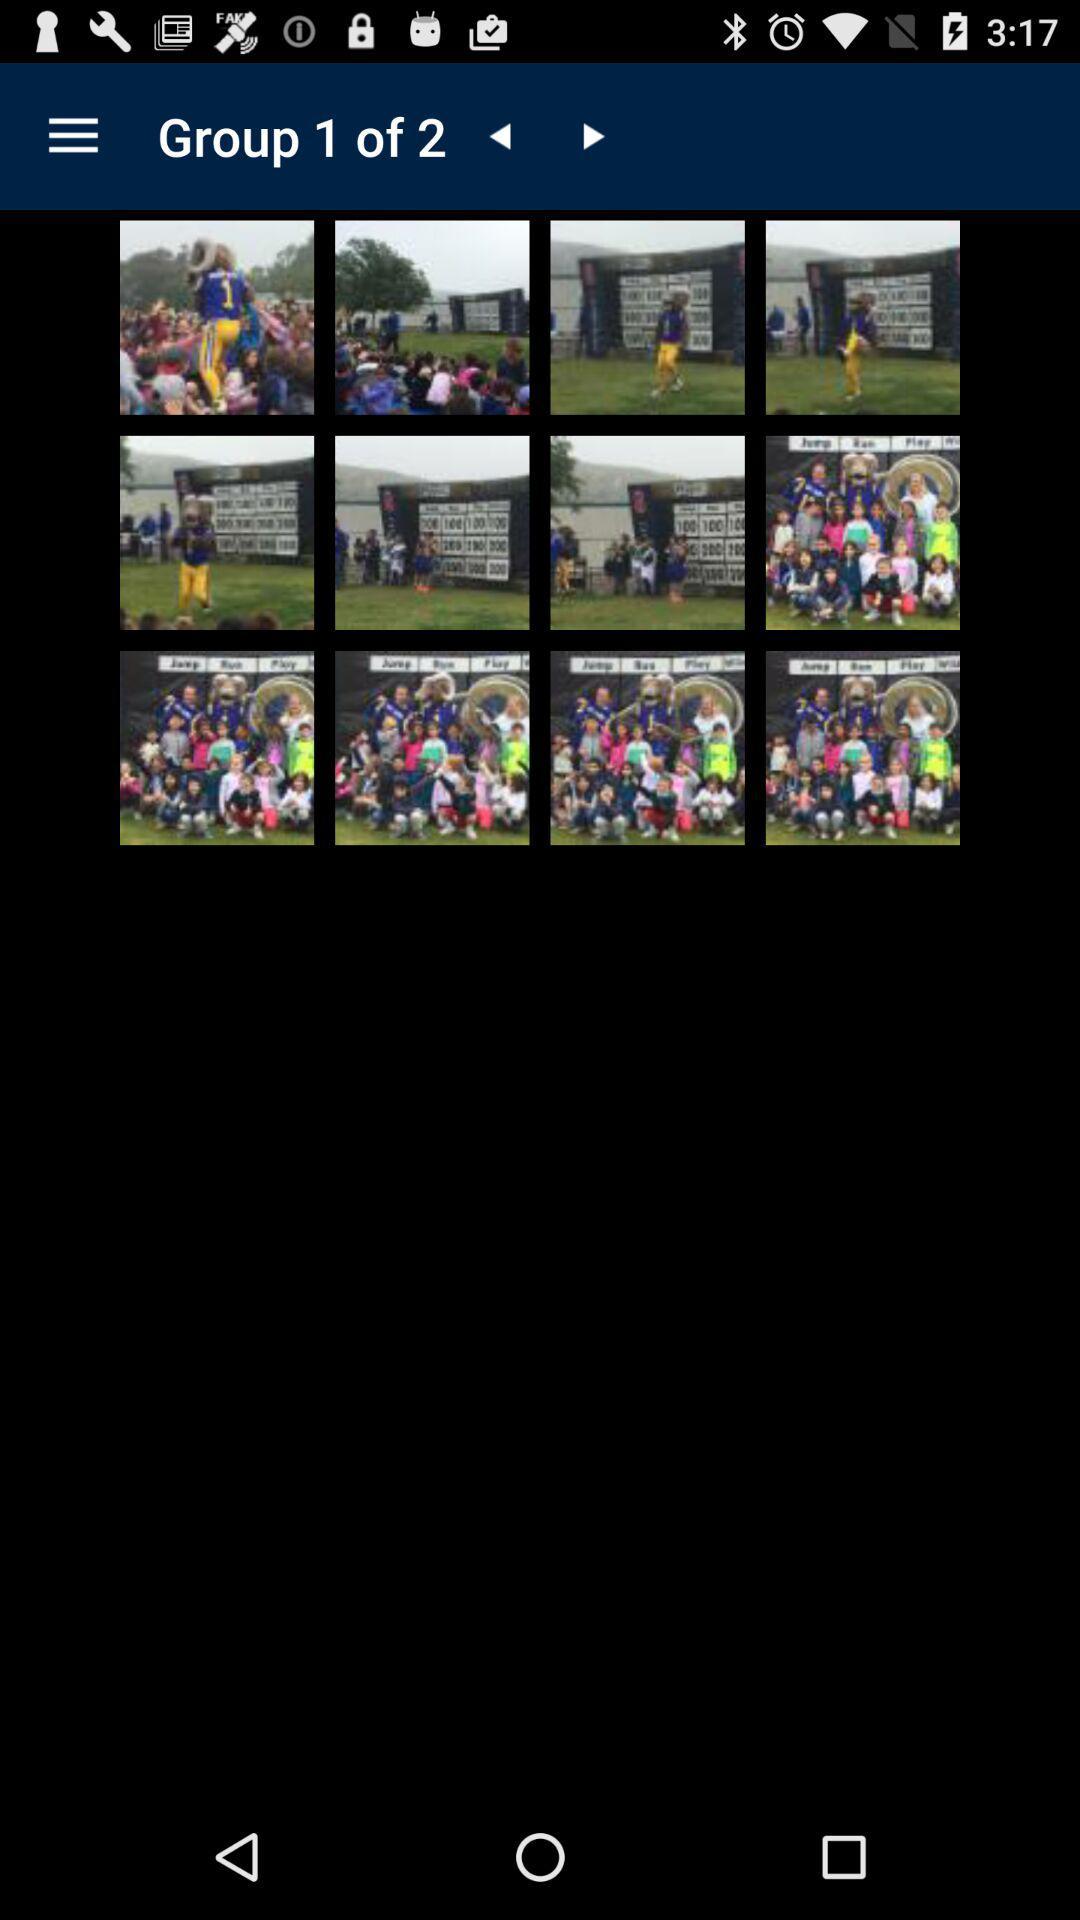  What do you see at coordinates (72, 135) in the screenshot?
I see `open menu` at bounding box center [72, 135].